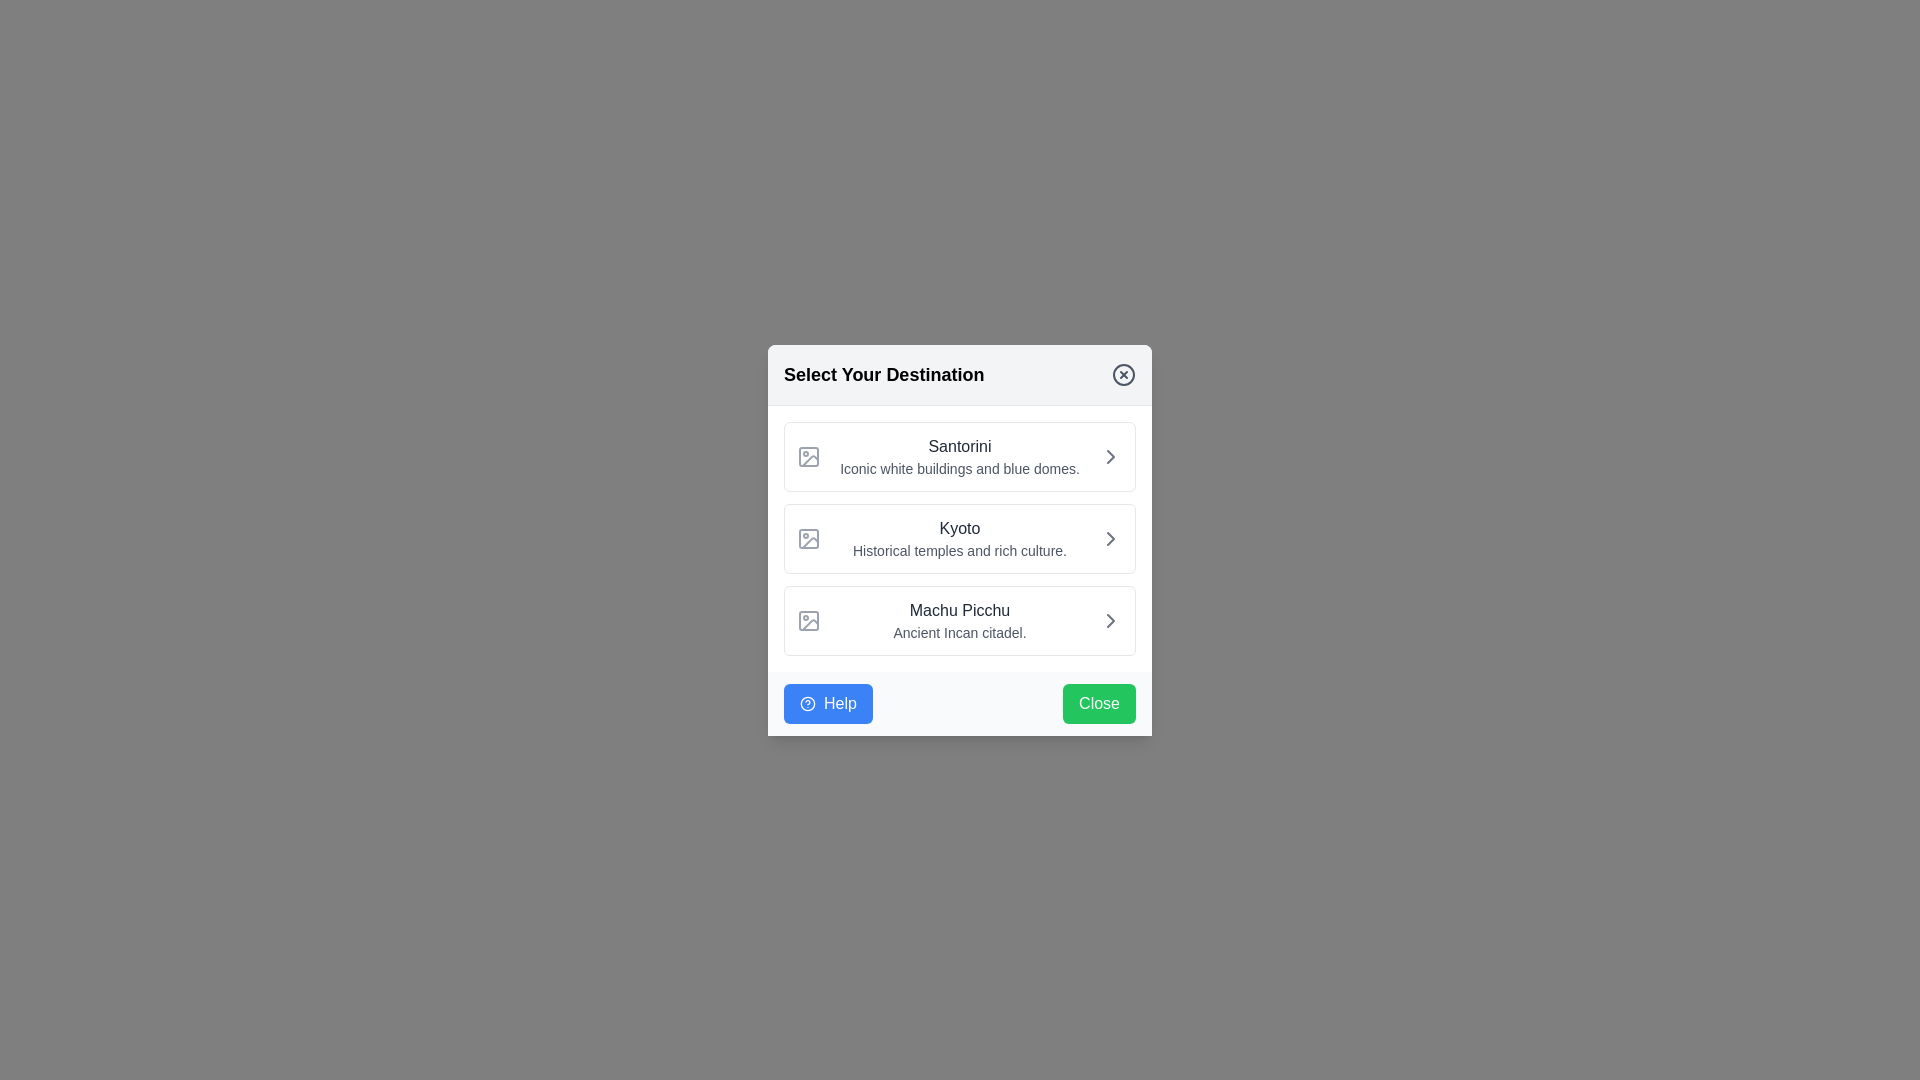  Describe the element at coordinates (828, 701) in the screenshot. I see `the 'Help' button to request assistance` at that location.